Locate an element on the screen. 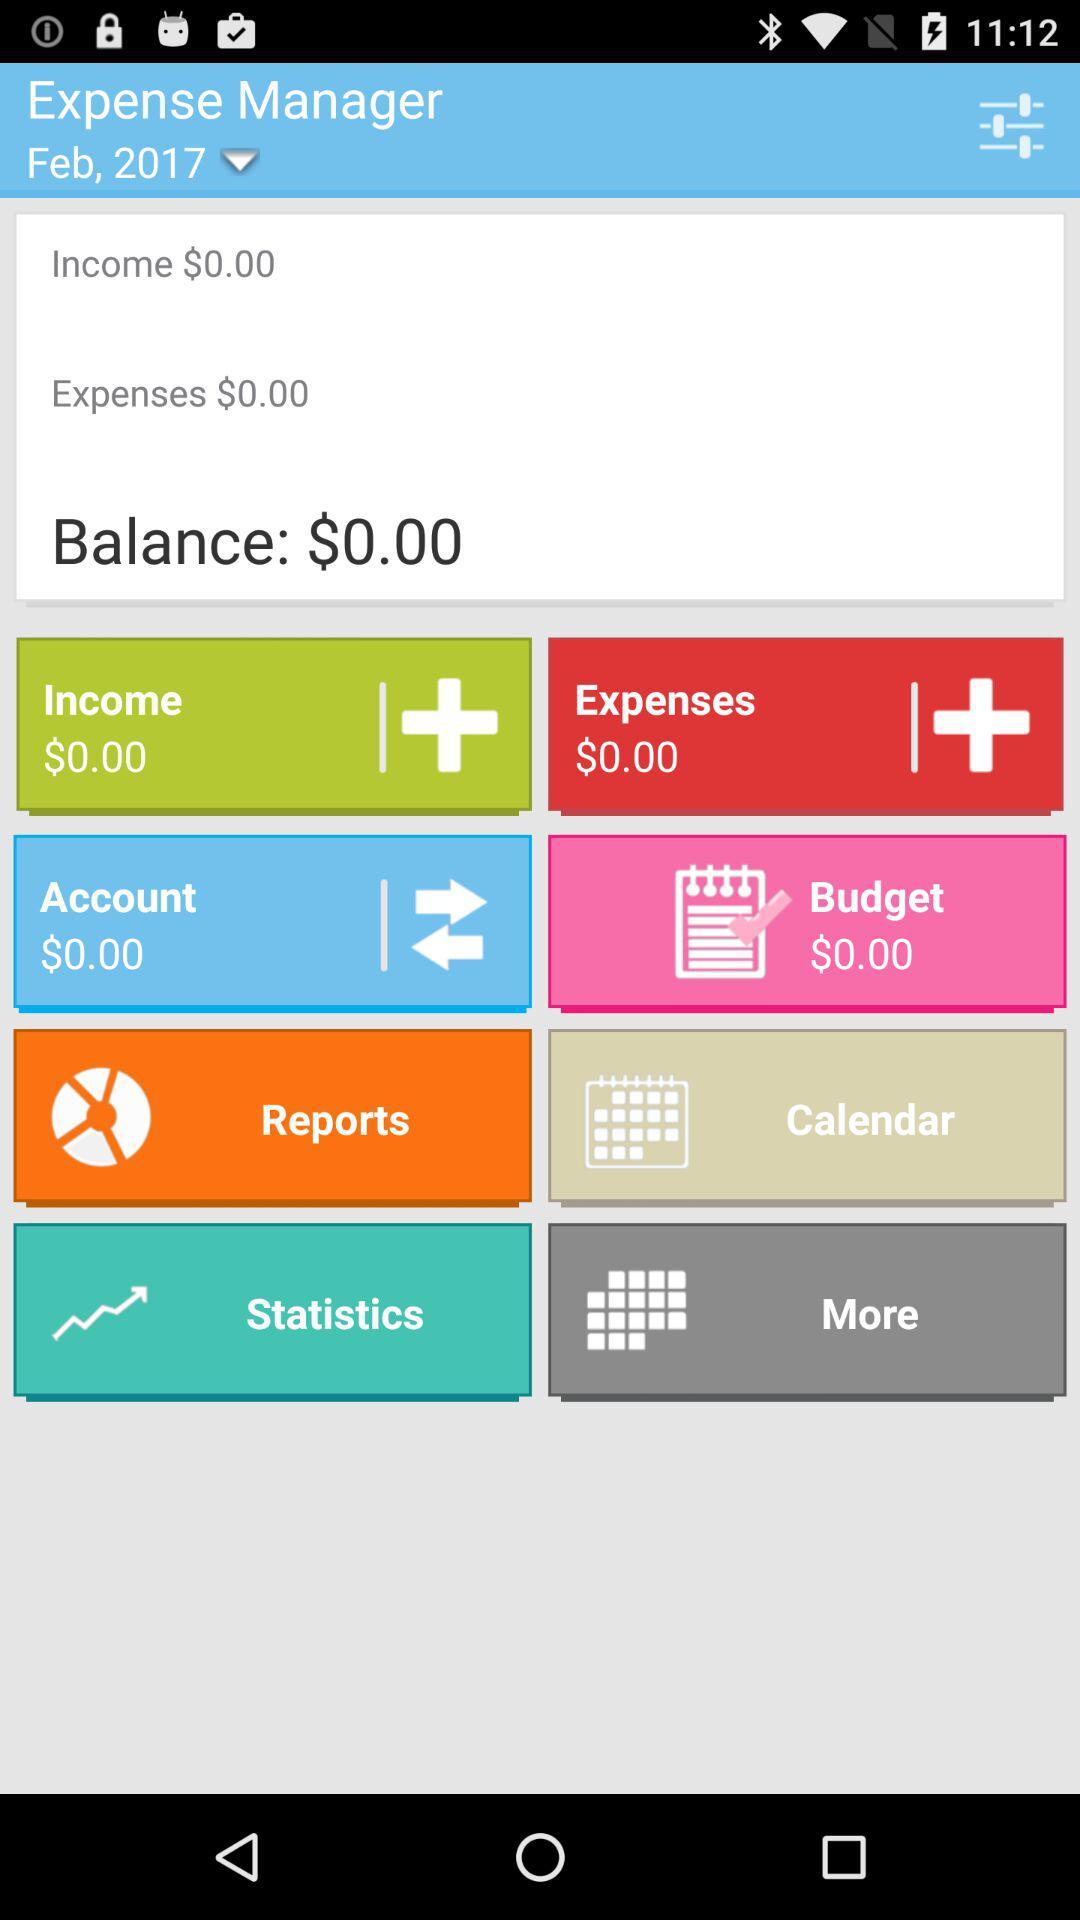 The width and height of the screenshot is (1080, 1920). icon at the bottom left corner is located at coordinates (272, 1312).